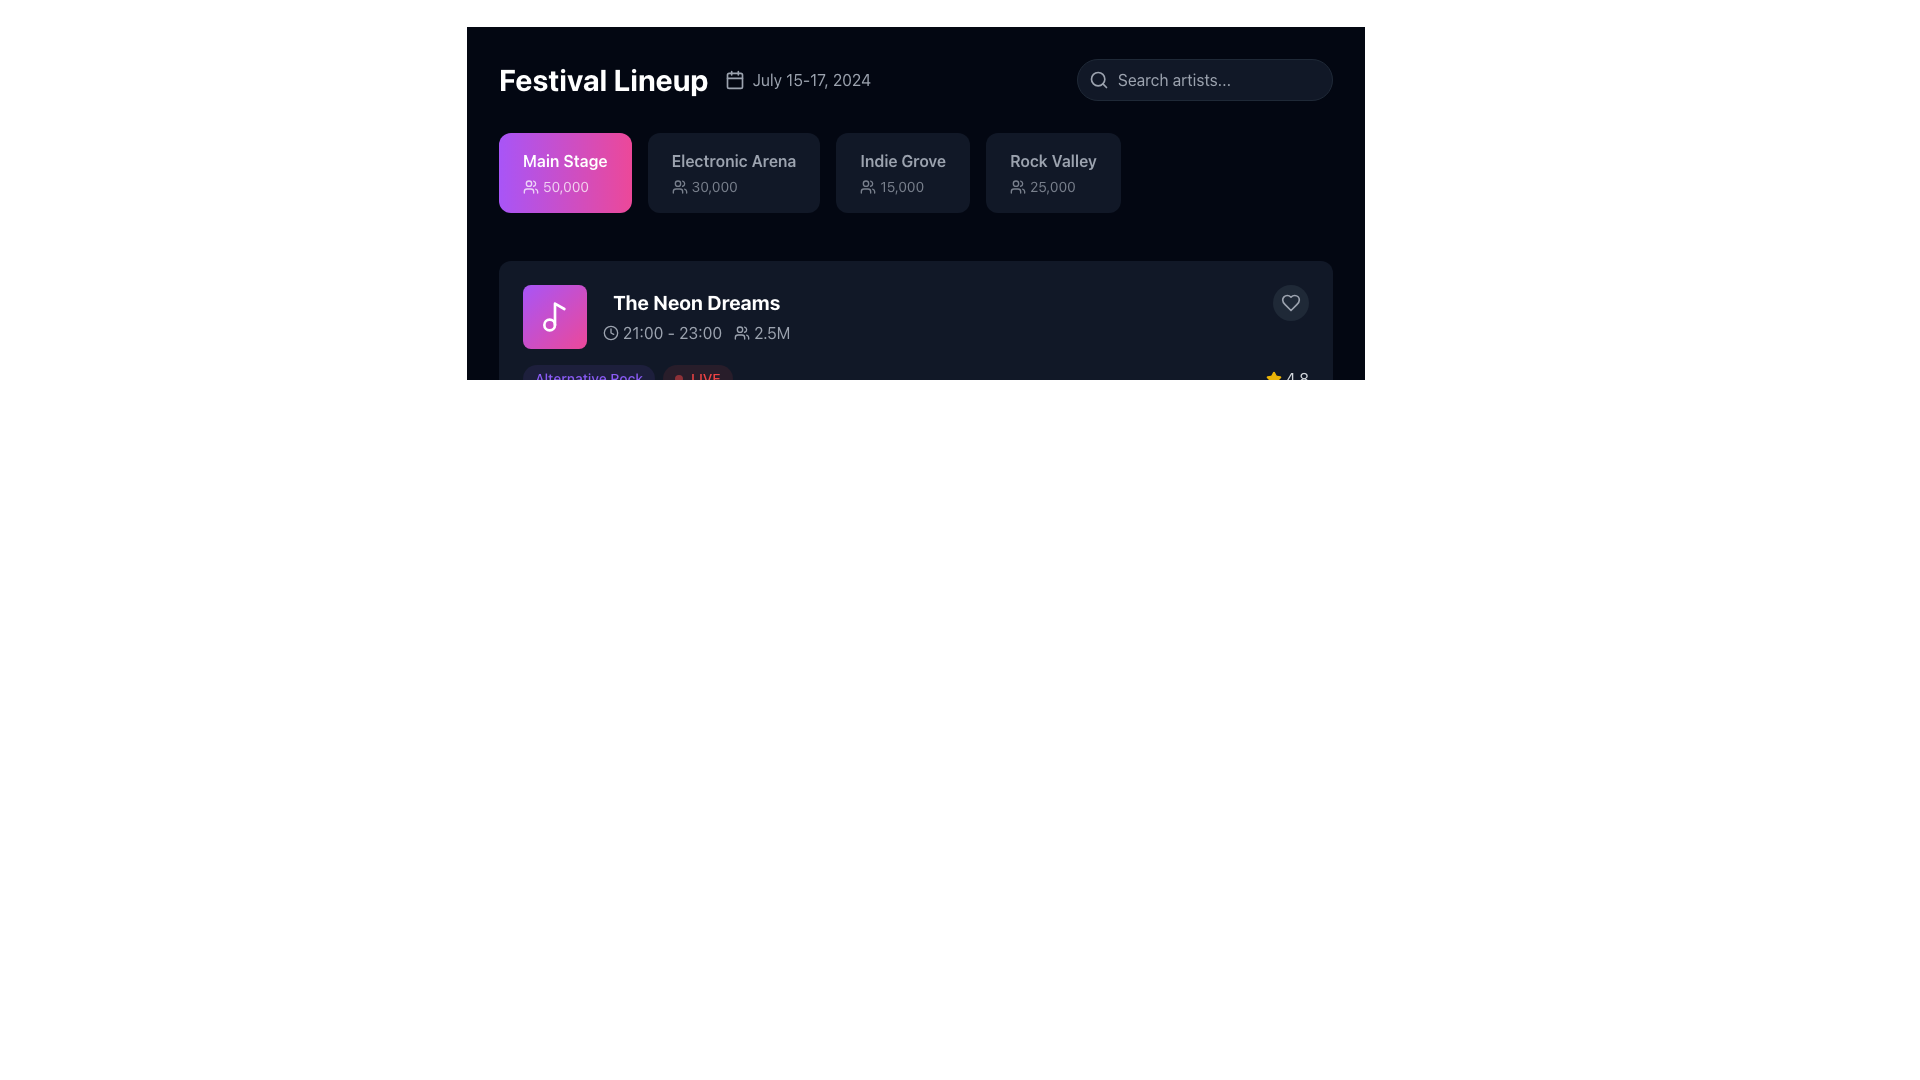 The image size is (1920, 1080). What do you see at coordinates (696, 315) in the screenshot?
I see `the Display Text Block that shows event details, including a bold title and supplementary information` at bounding box center [696, 315].